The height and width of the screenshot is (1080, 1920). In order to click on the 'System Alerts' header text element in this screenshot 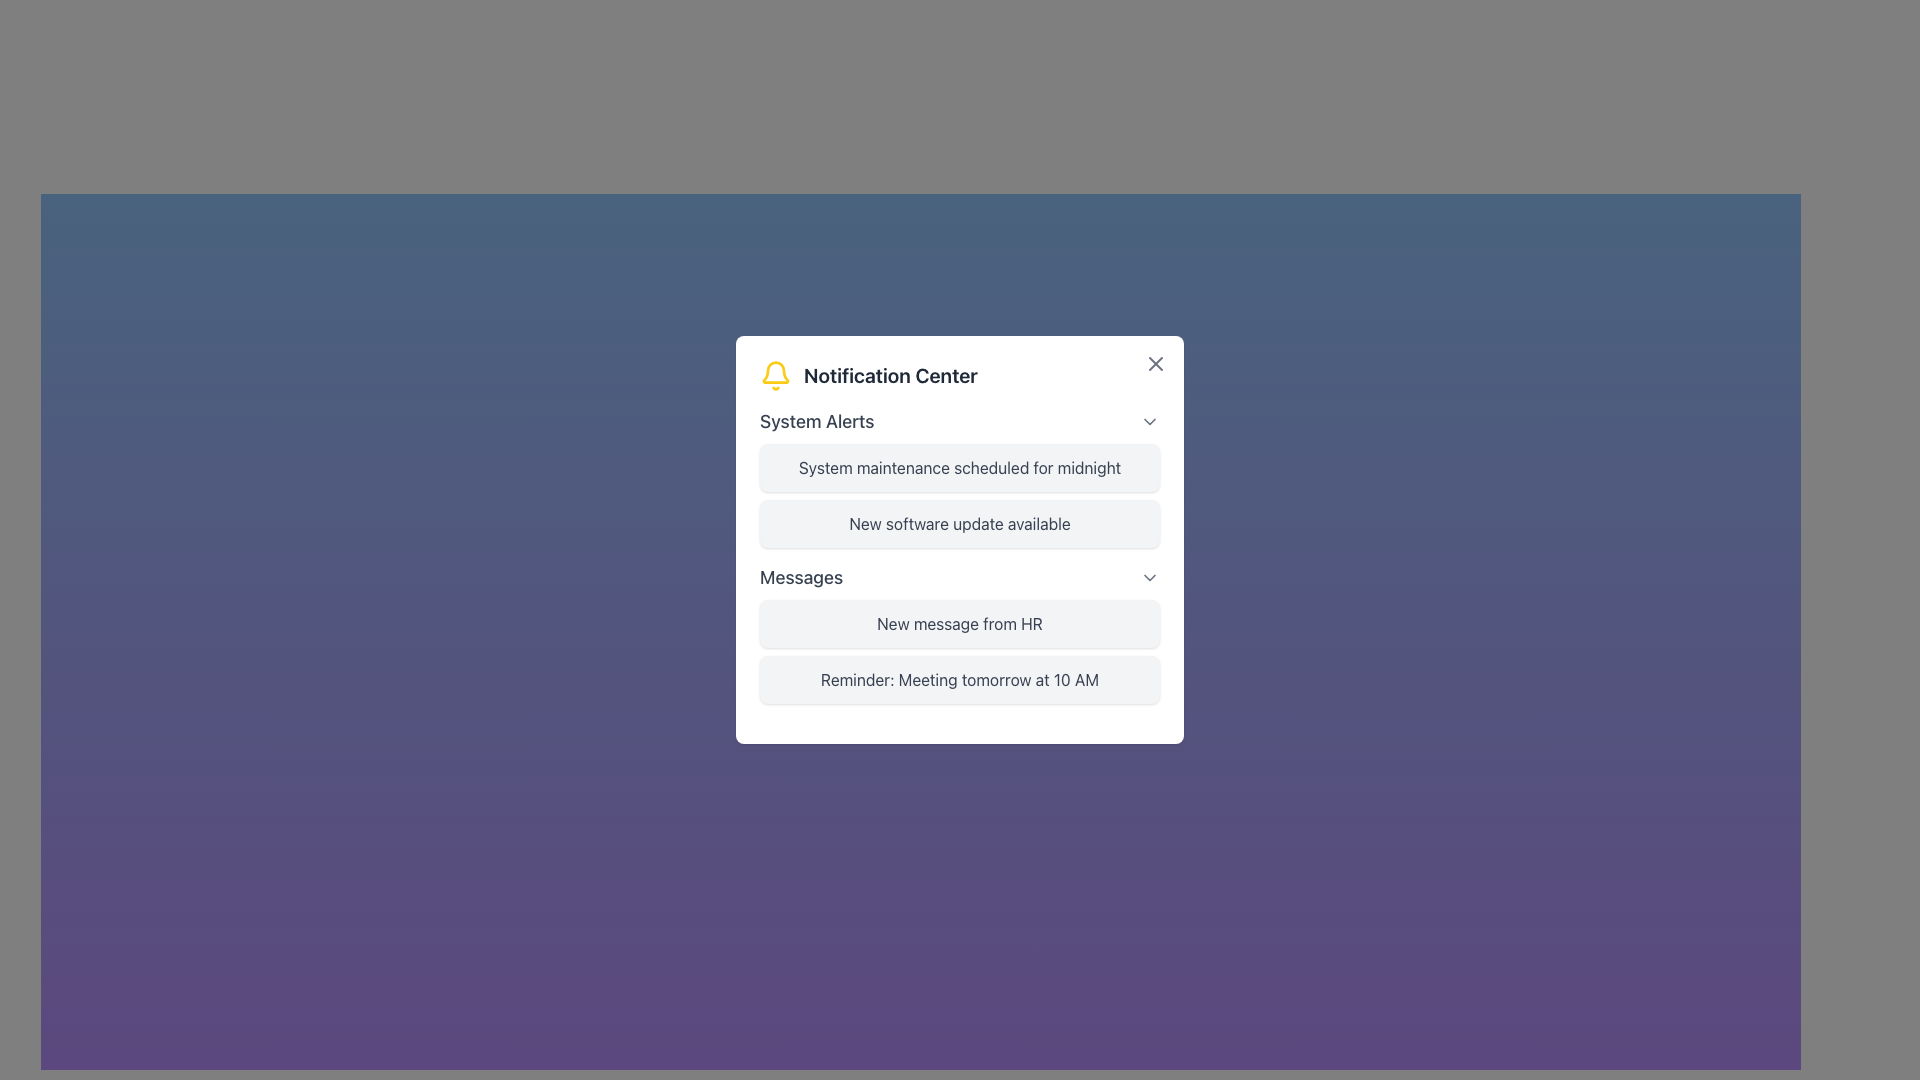, I will do `click(817, 420)`.